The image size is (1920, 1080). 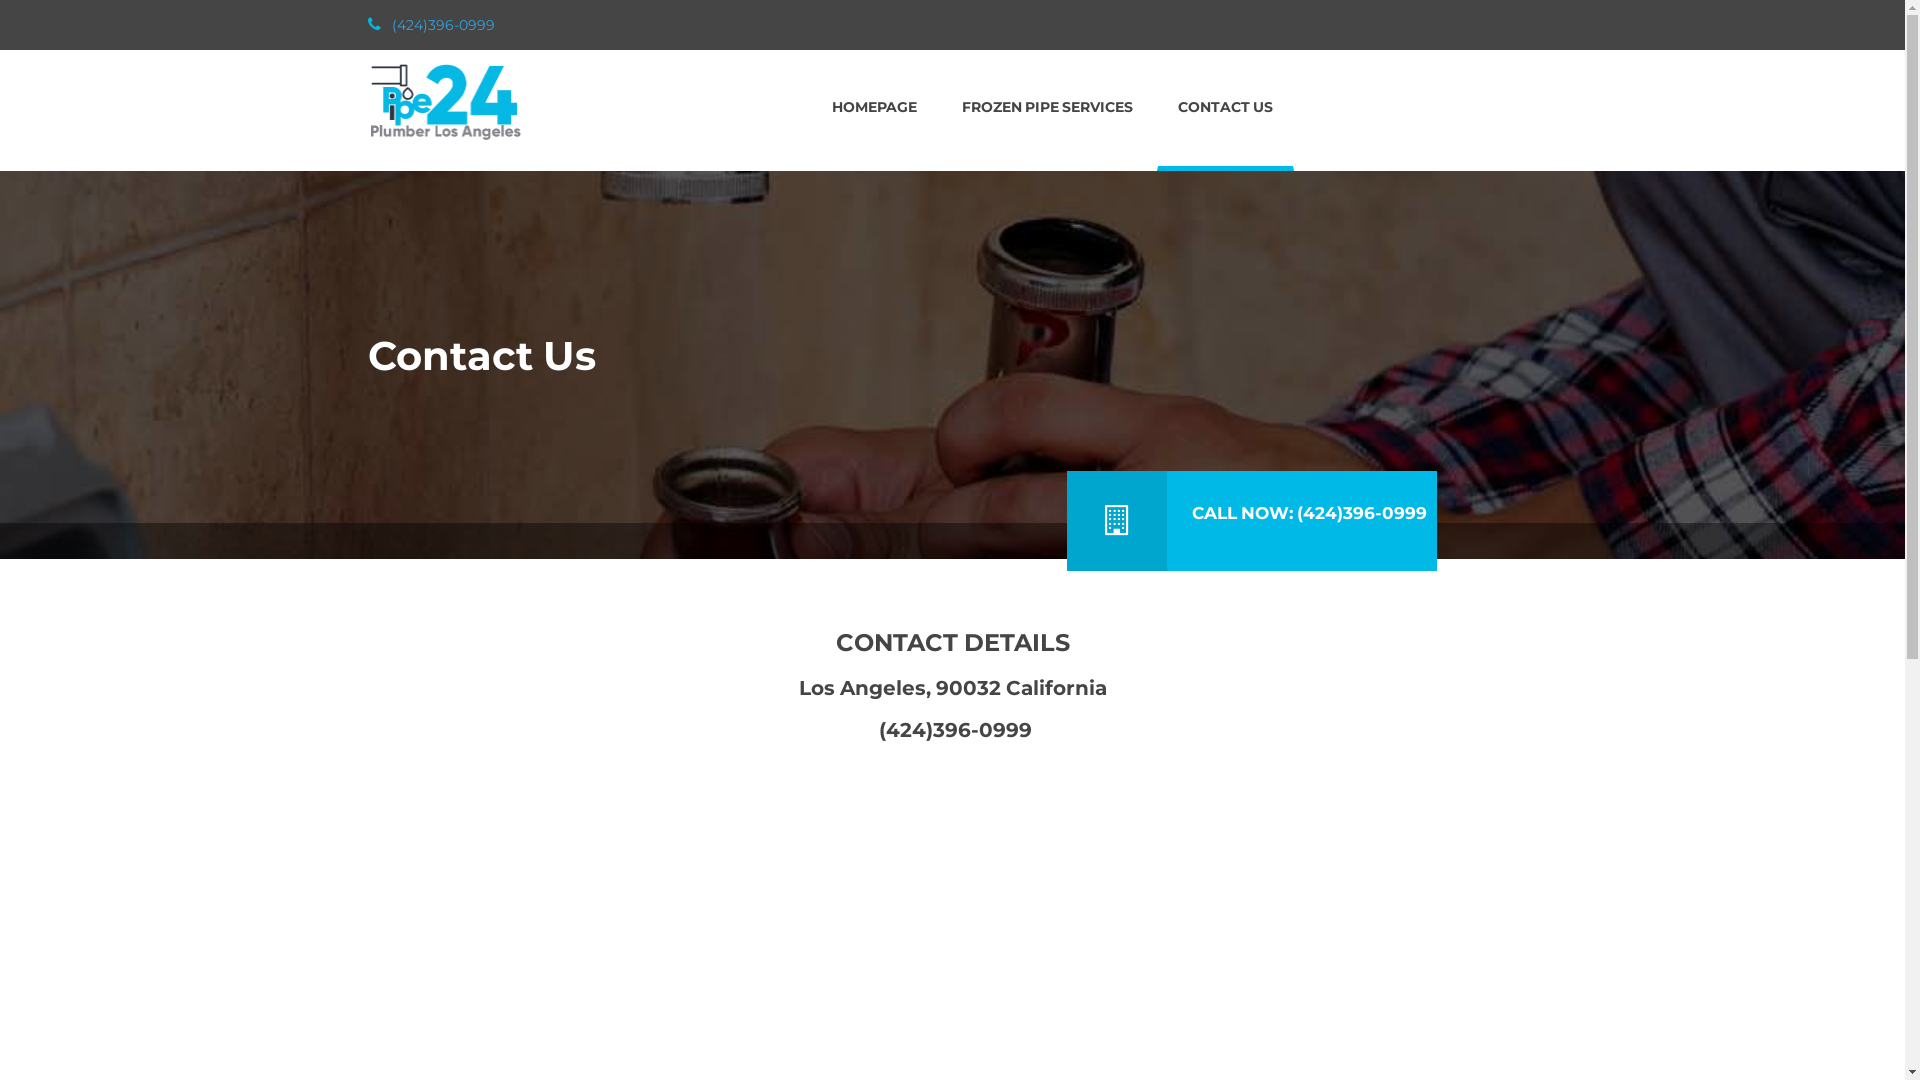 What do you see at coordinates (874, 108) in the screenshot?
I see `'HOMEPAGE'` at bounding box center [874, 108].